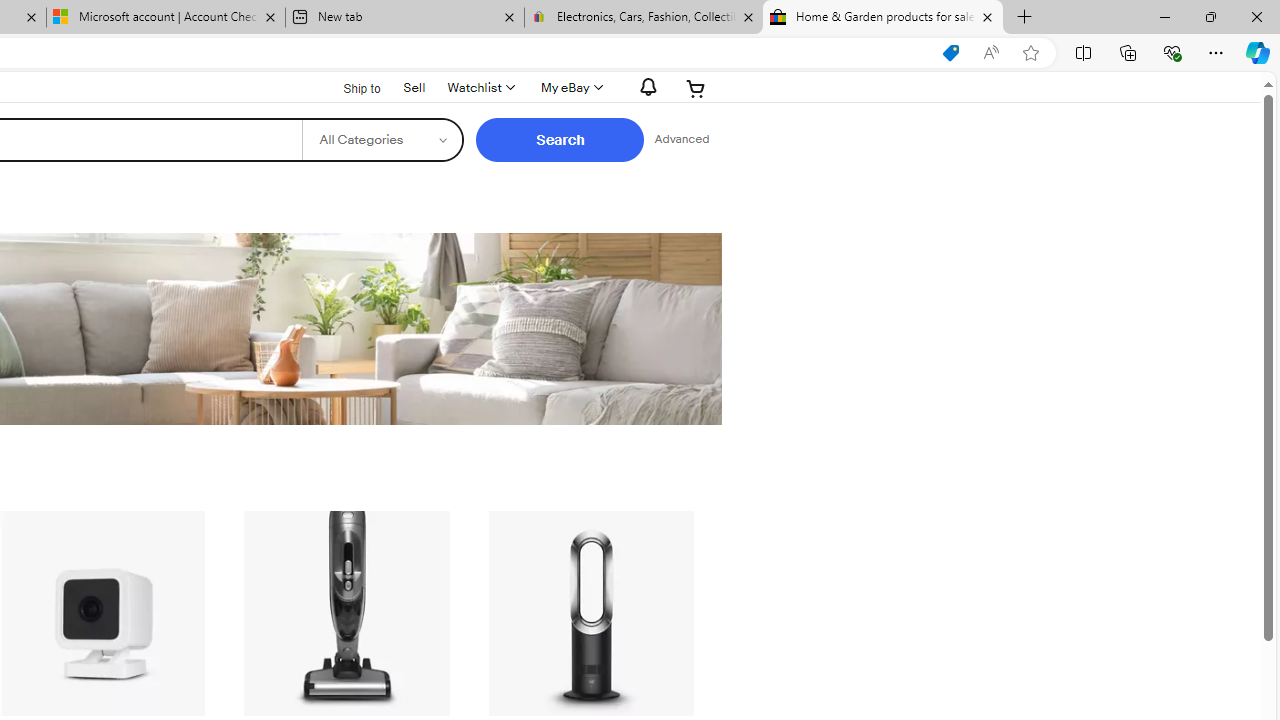  What do you see at coordinates (403, 17) in the screenshot?
I see `'New tab'` at bounding box center [403, 17].